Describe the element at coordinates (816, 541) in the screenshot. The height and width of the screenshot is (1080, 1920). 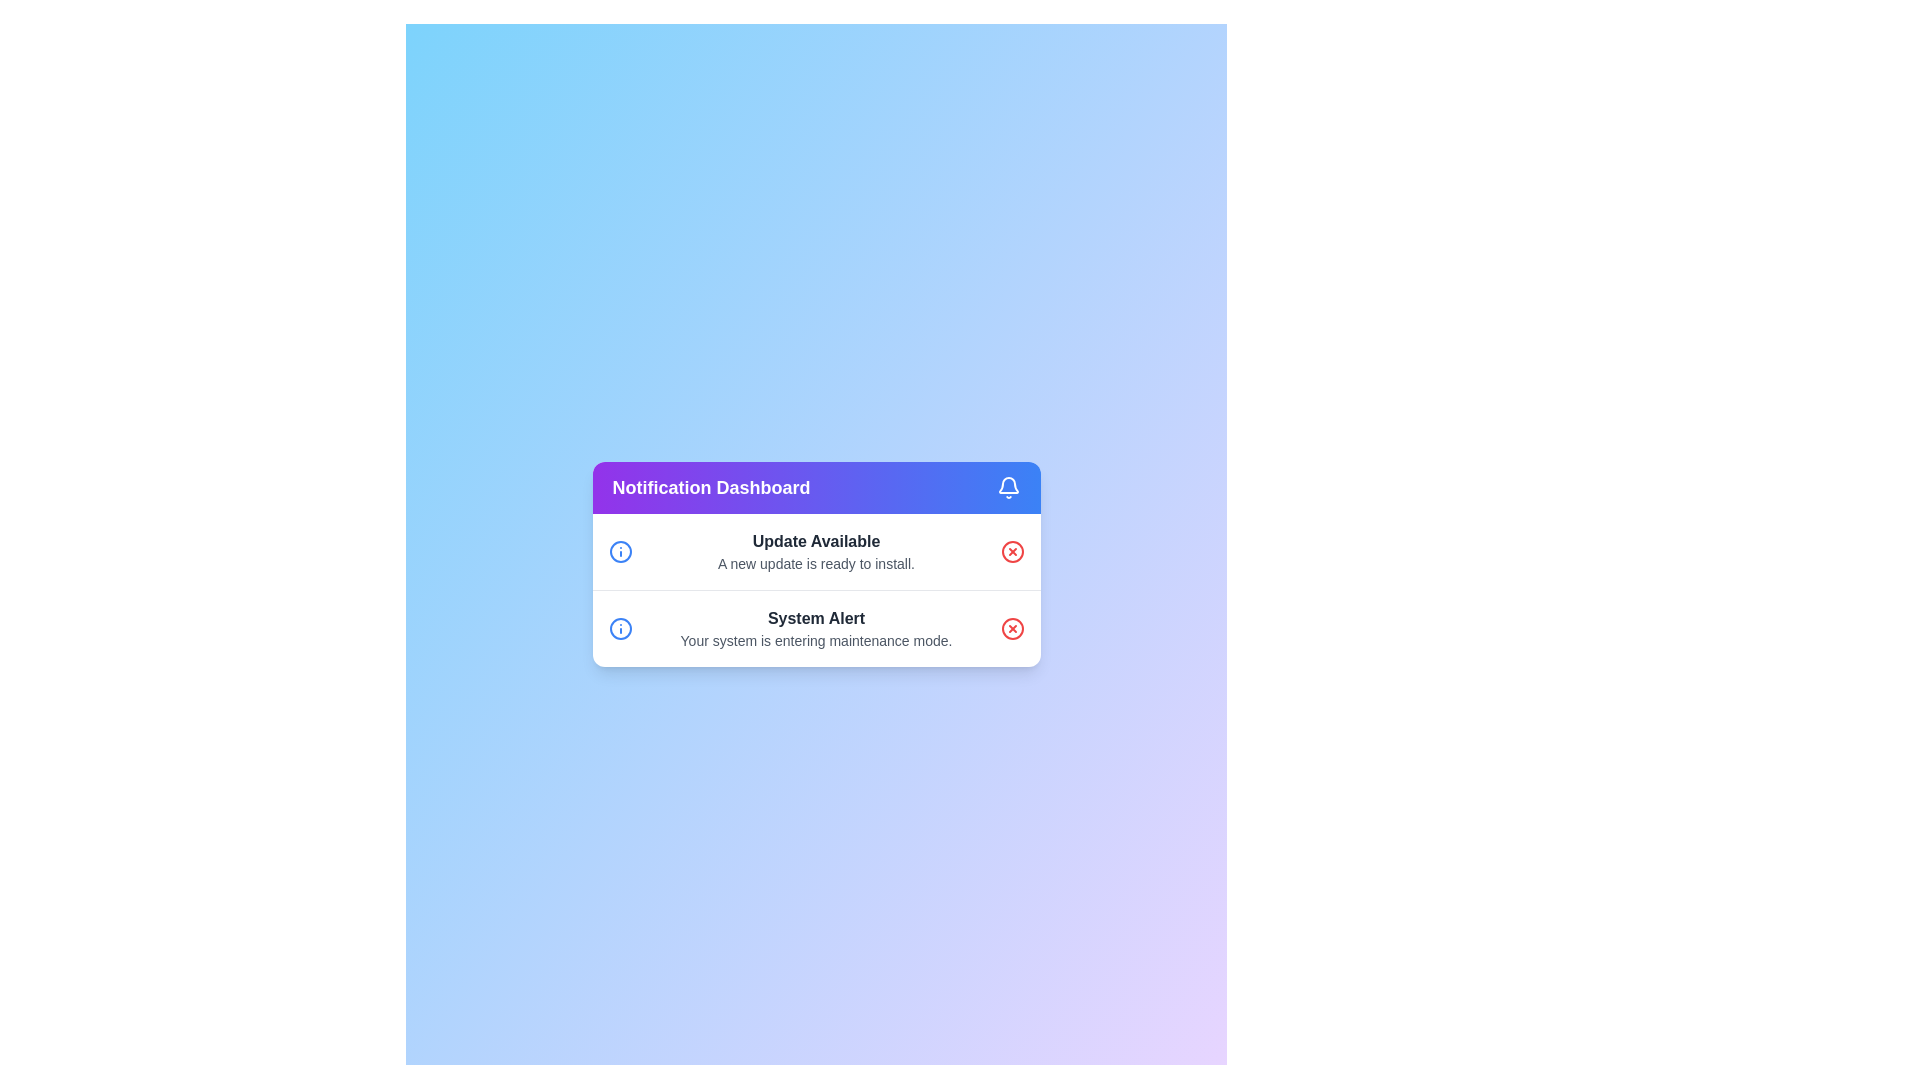
I see `title text label of the notification that summarizes the purpose of the message about an available update, located beneath the 'Notification Dashboard' heading and above the descriptive text` at that location.